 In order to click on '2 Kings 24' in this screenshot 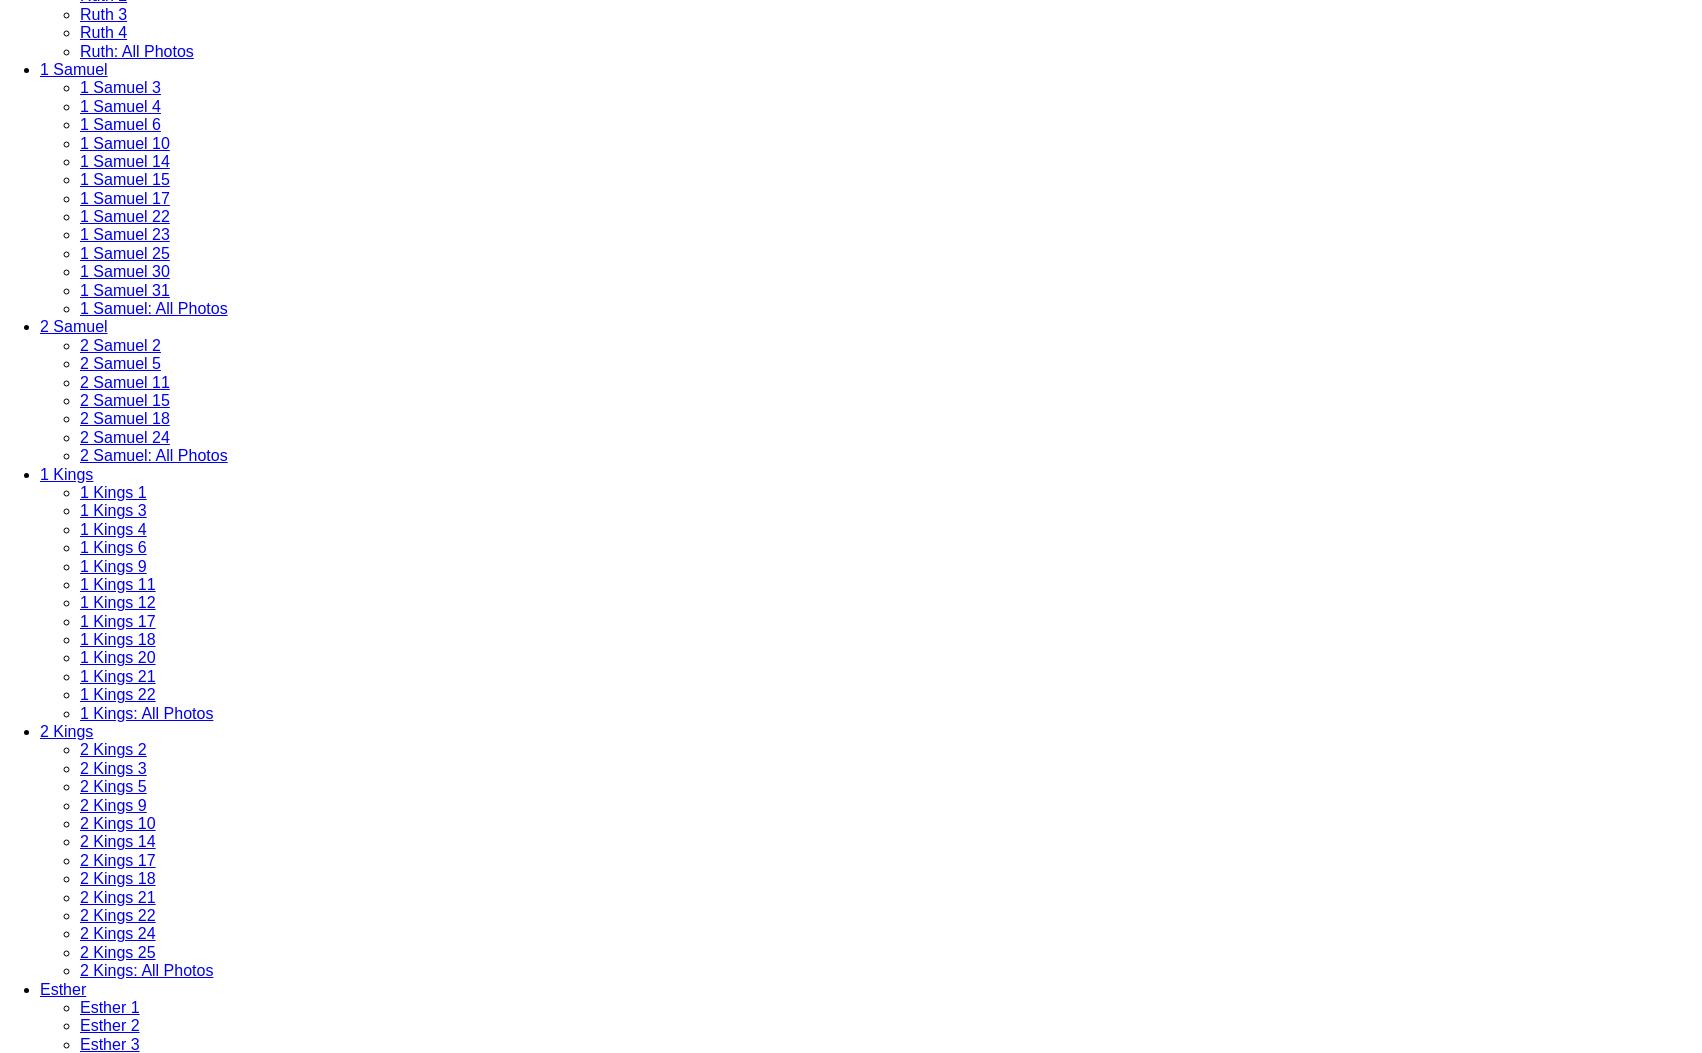, I will do `click(117, 932)`.